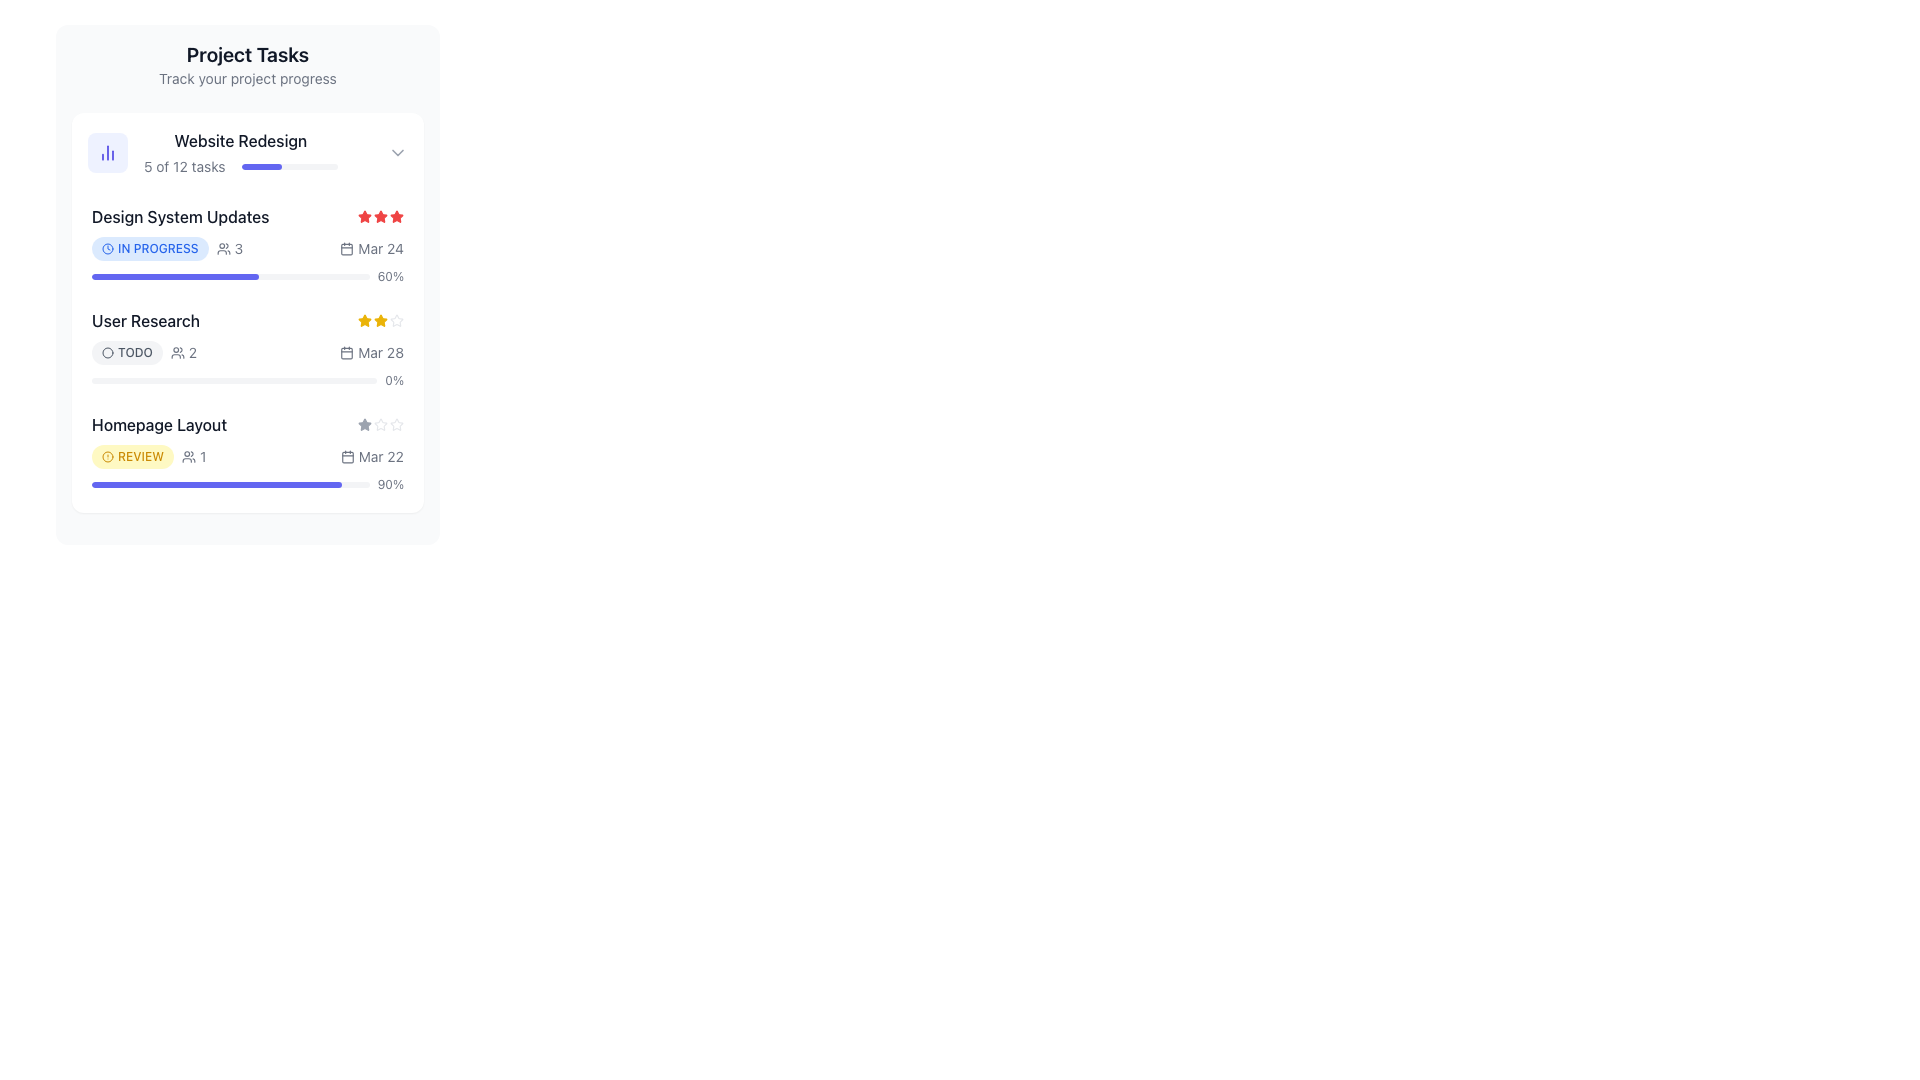 The height and width of the screenshot is (1080, 1920). Describe the element at coordinates (238, 152) in the screenshot. I see `the Task progress indicator titled 'Website Redesign' with subtitle '5 of 12 tasks'` at that location.